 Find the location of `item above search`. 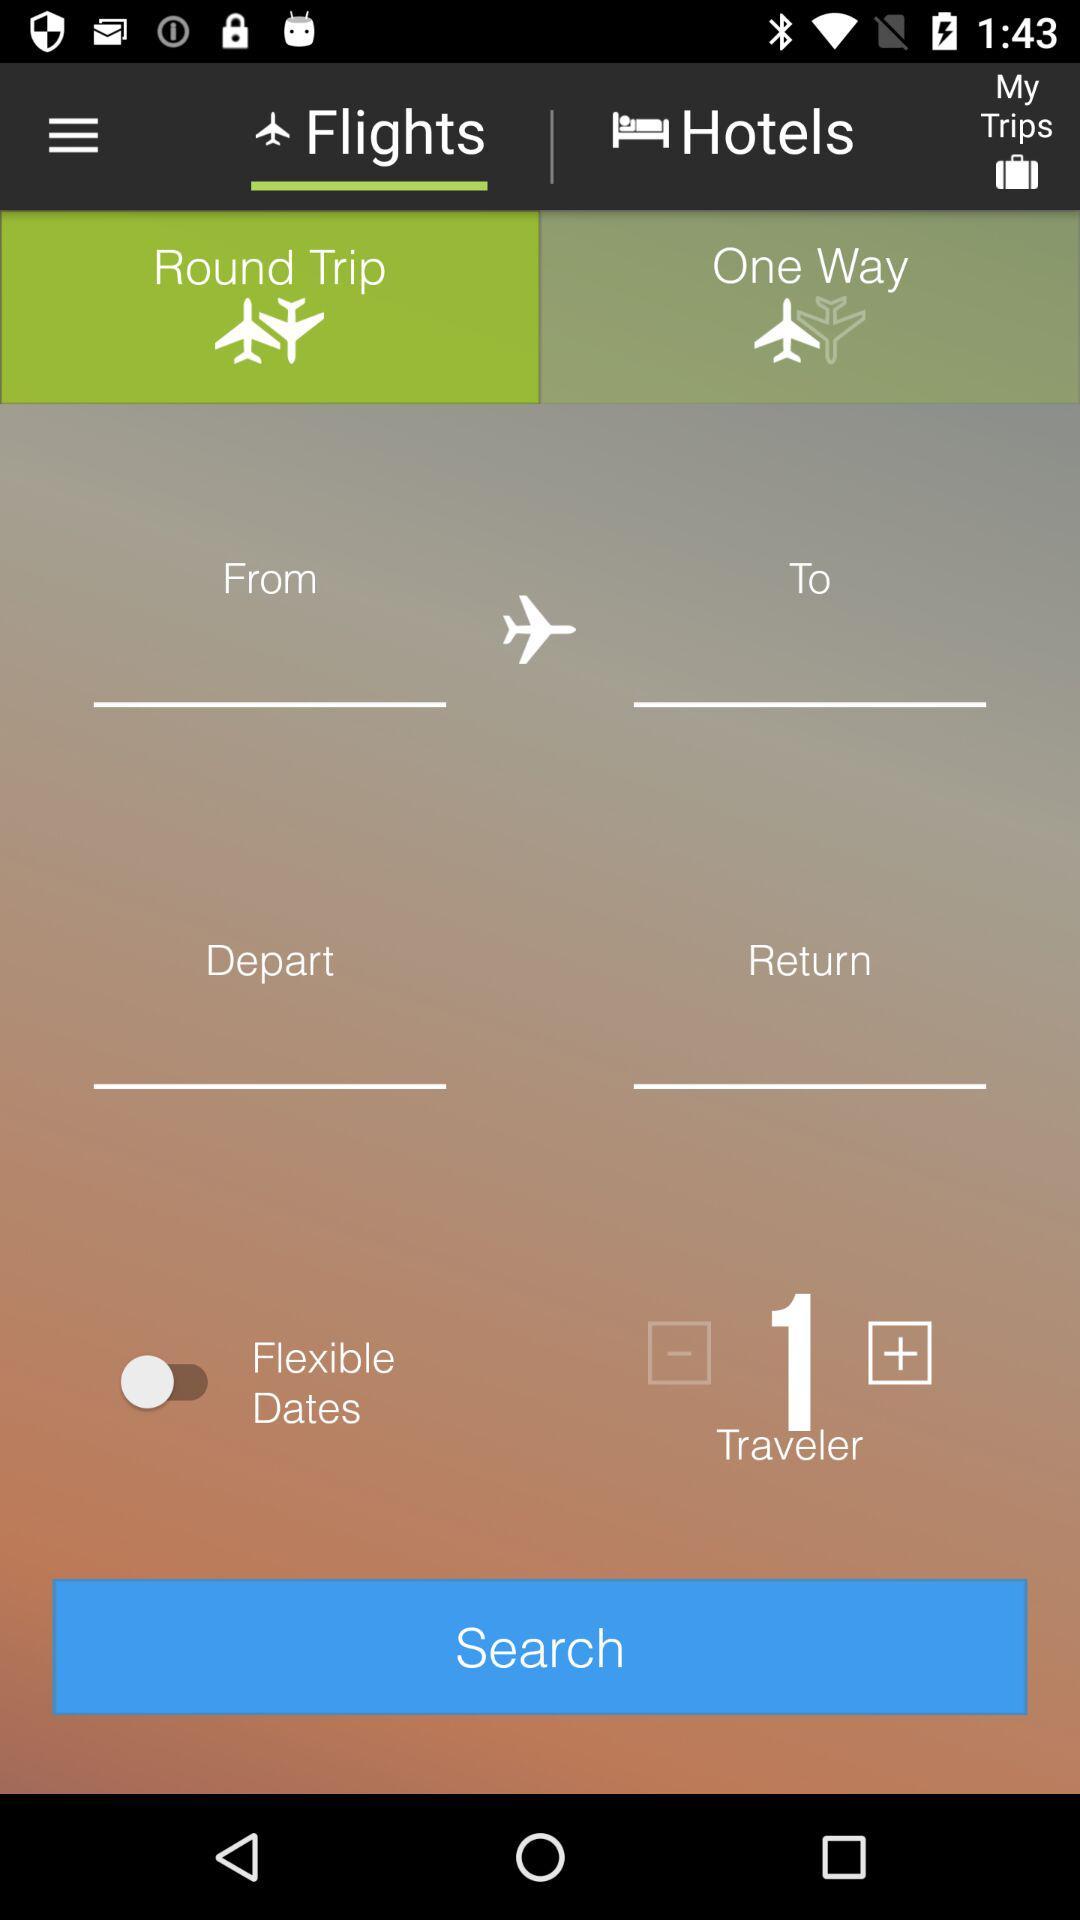

item above search is located at coordinates (788, 1353).